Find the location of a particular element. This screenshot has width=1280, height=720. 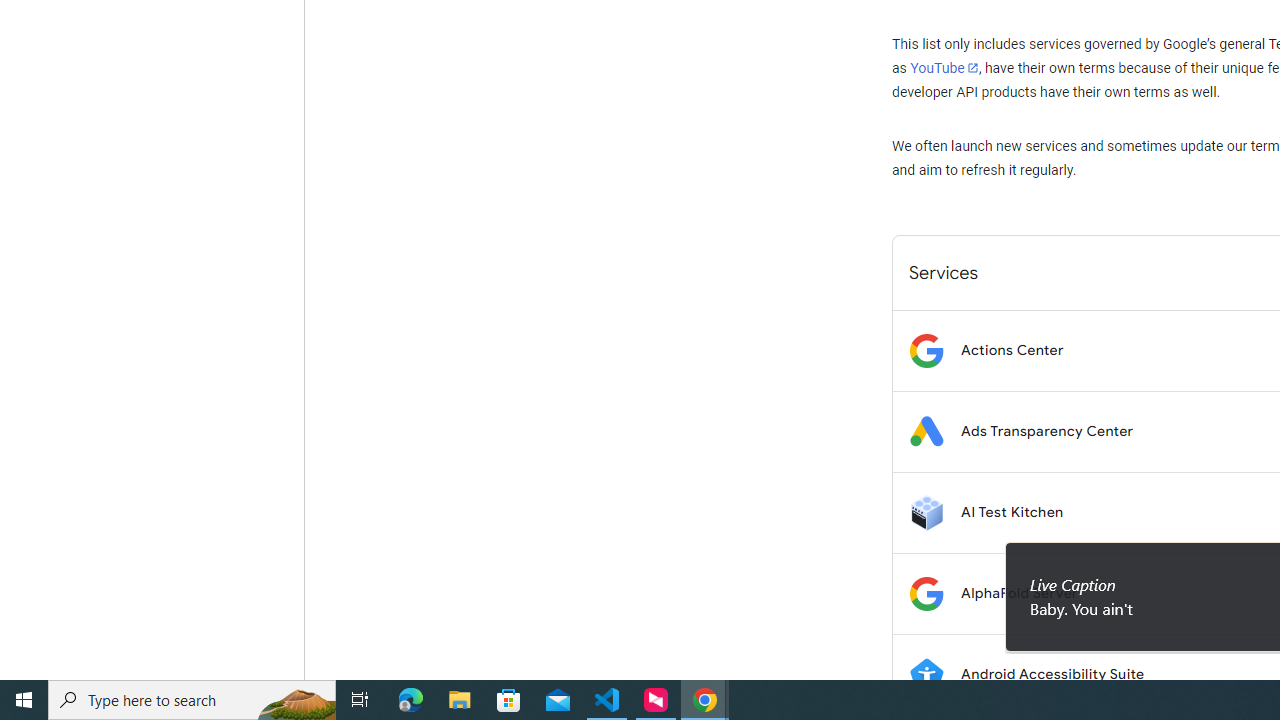

'Logo for Android Accessibility Suite' is located at coordinates (925, 674).